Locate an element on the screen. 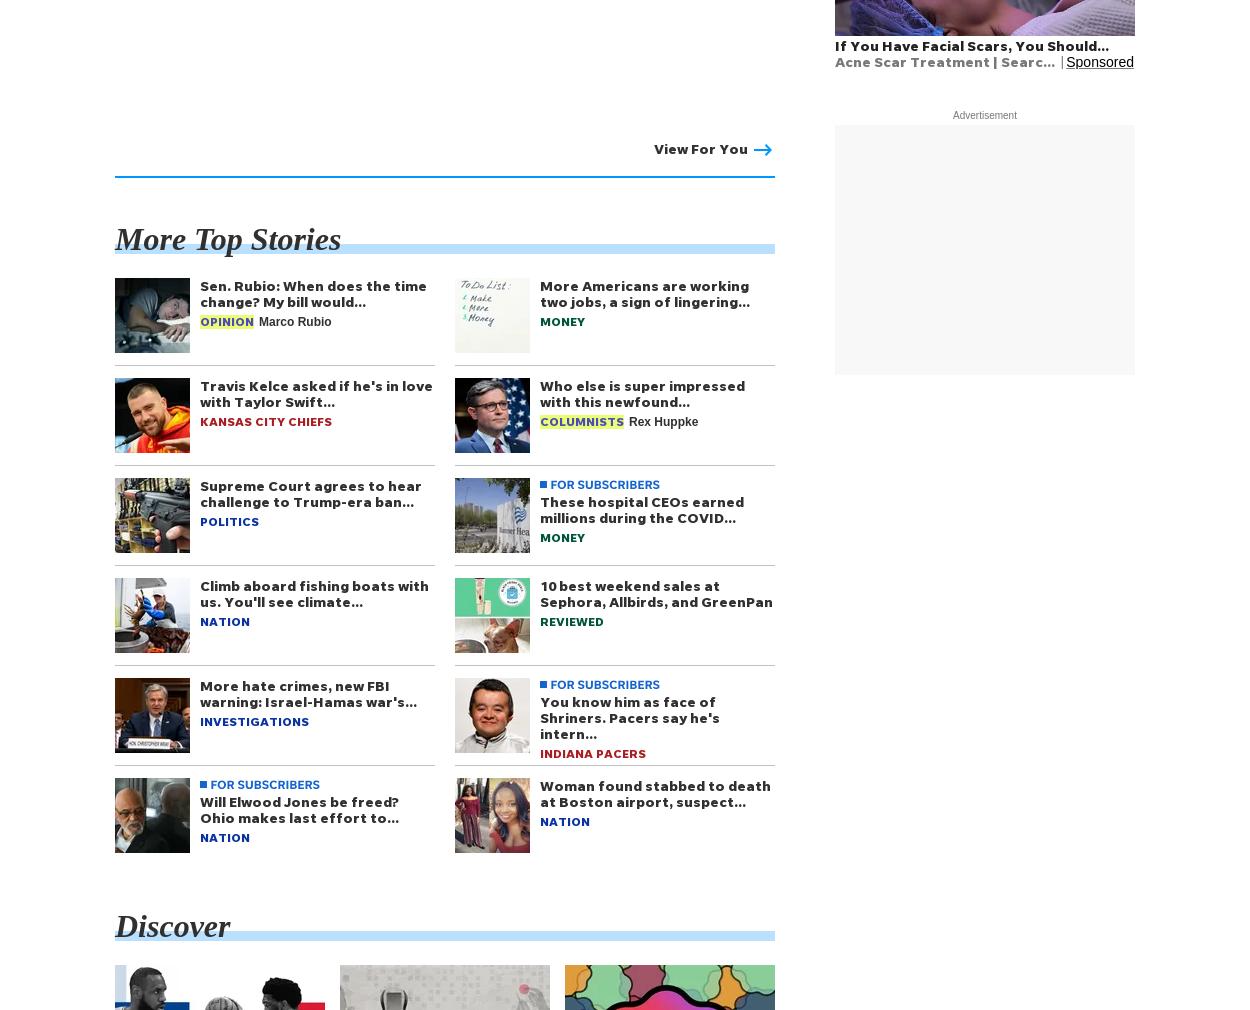 The height and width of the screenshot is (1010, 1250). 'Will Elwood Jones be freed? Ohio makes last effort to…' is located at coordinates (199, 809).